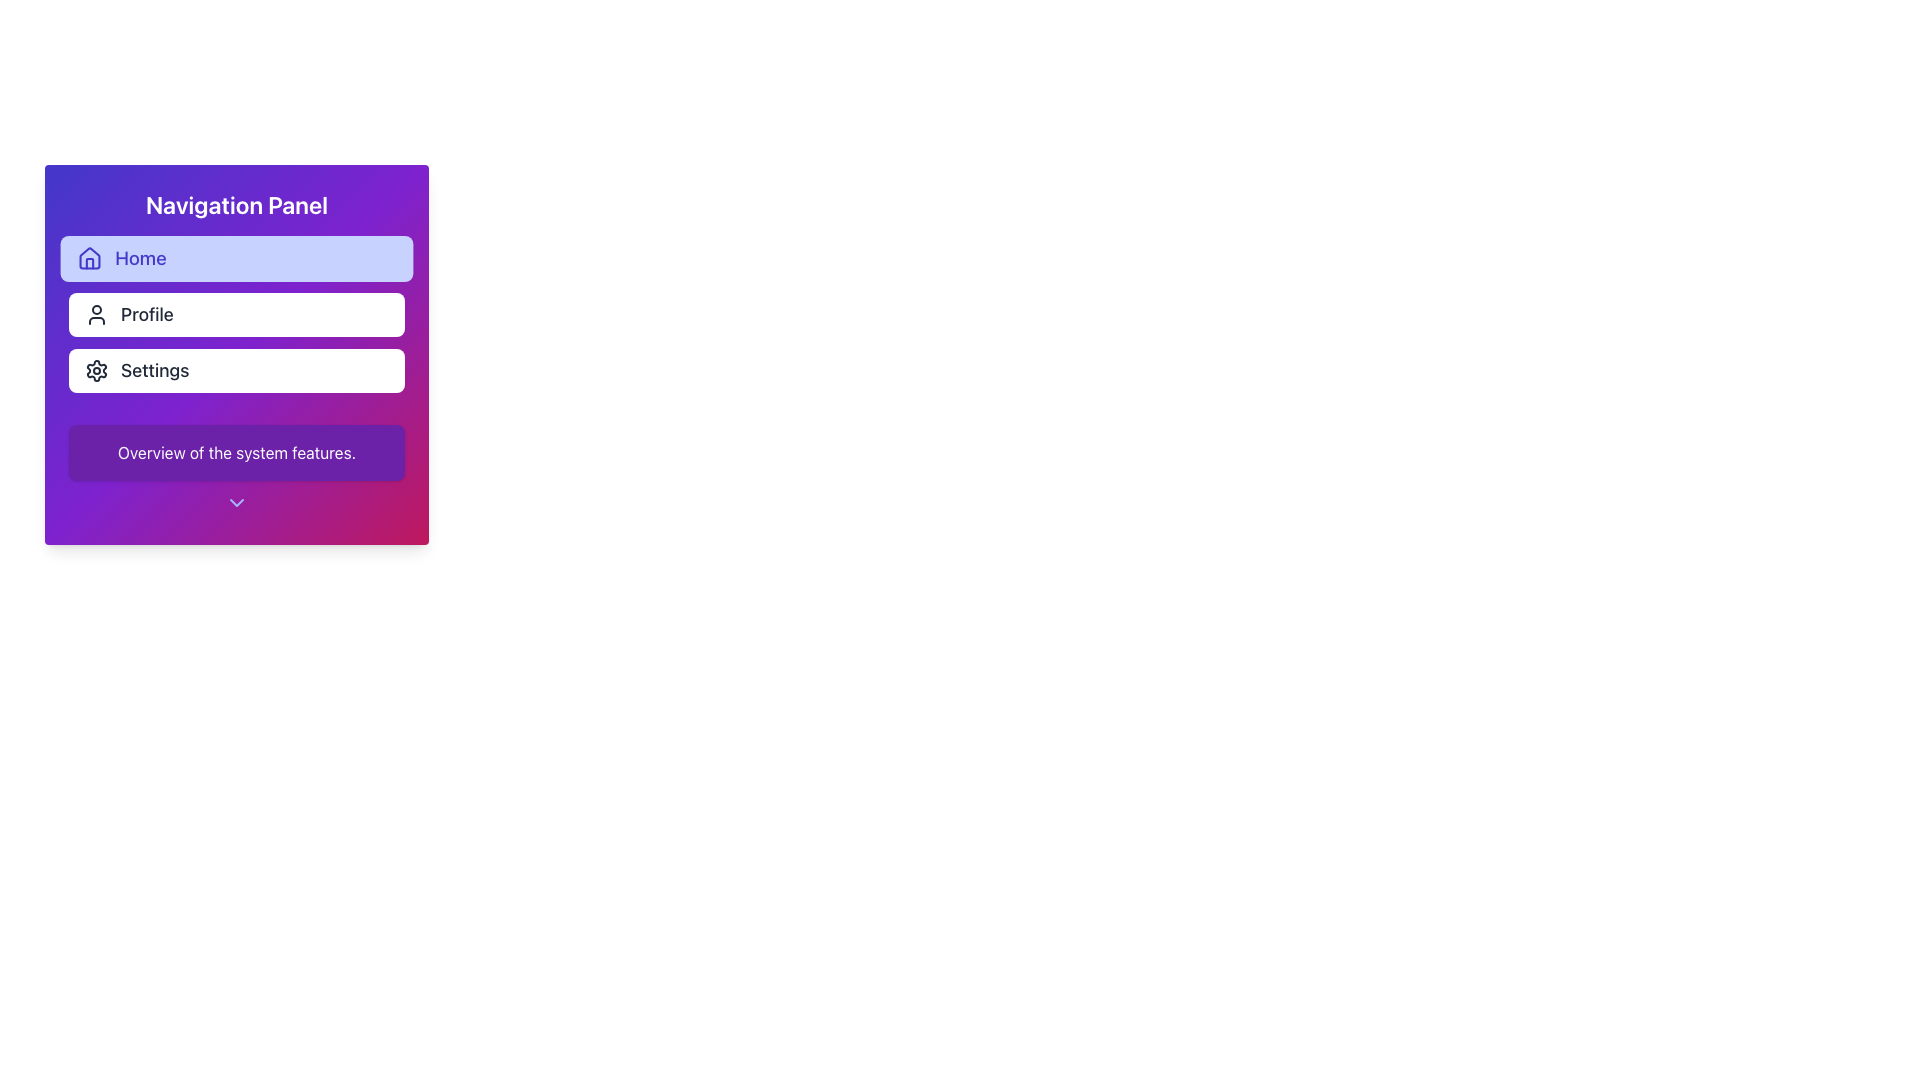  I want to click on the Descriptive Text Box located at the bottom of the Navigation Panel, below the Settings button, so click(236, 452).